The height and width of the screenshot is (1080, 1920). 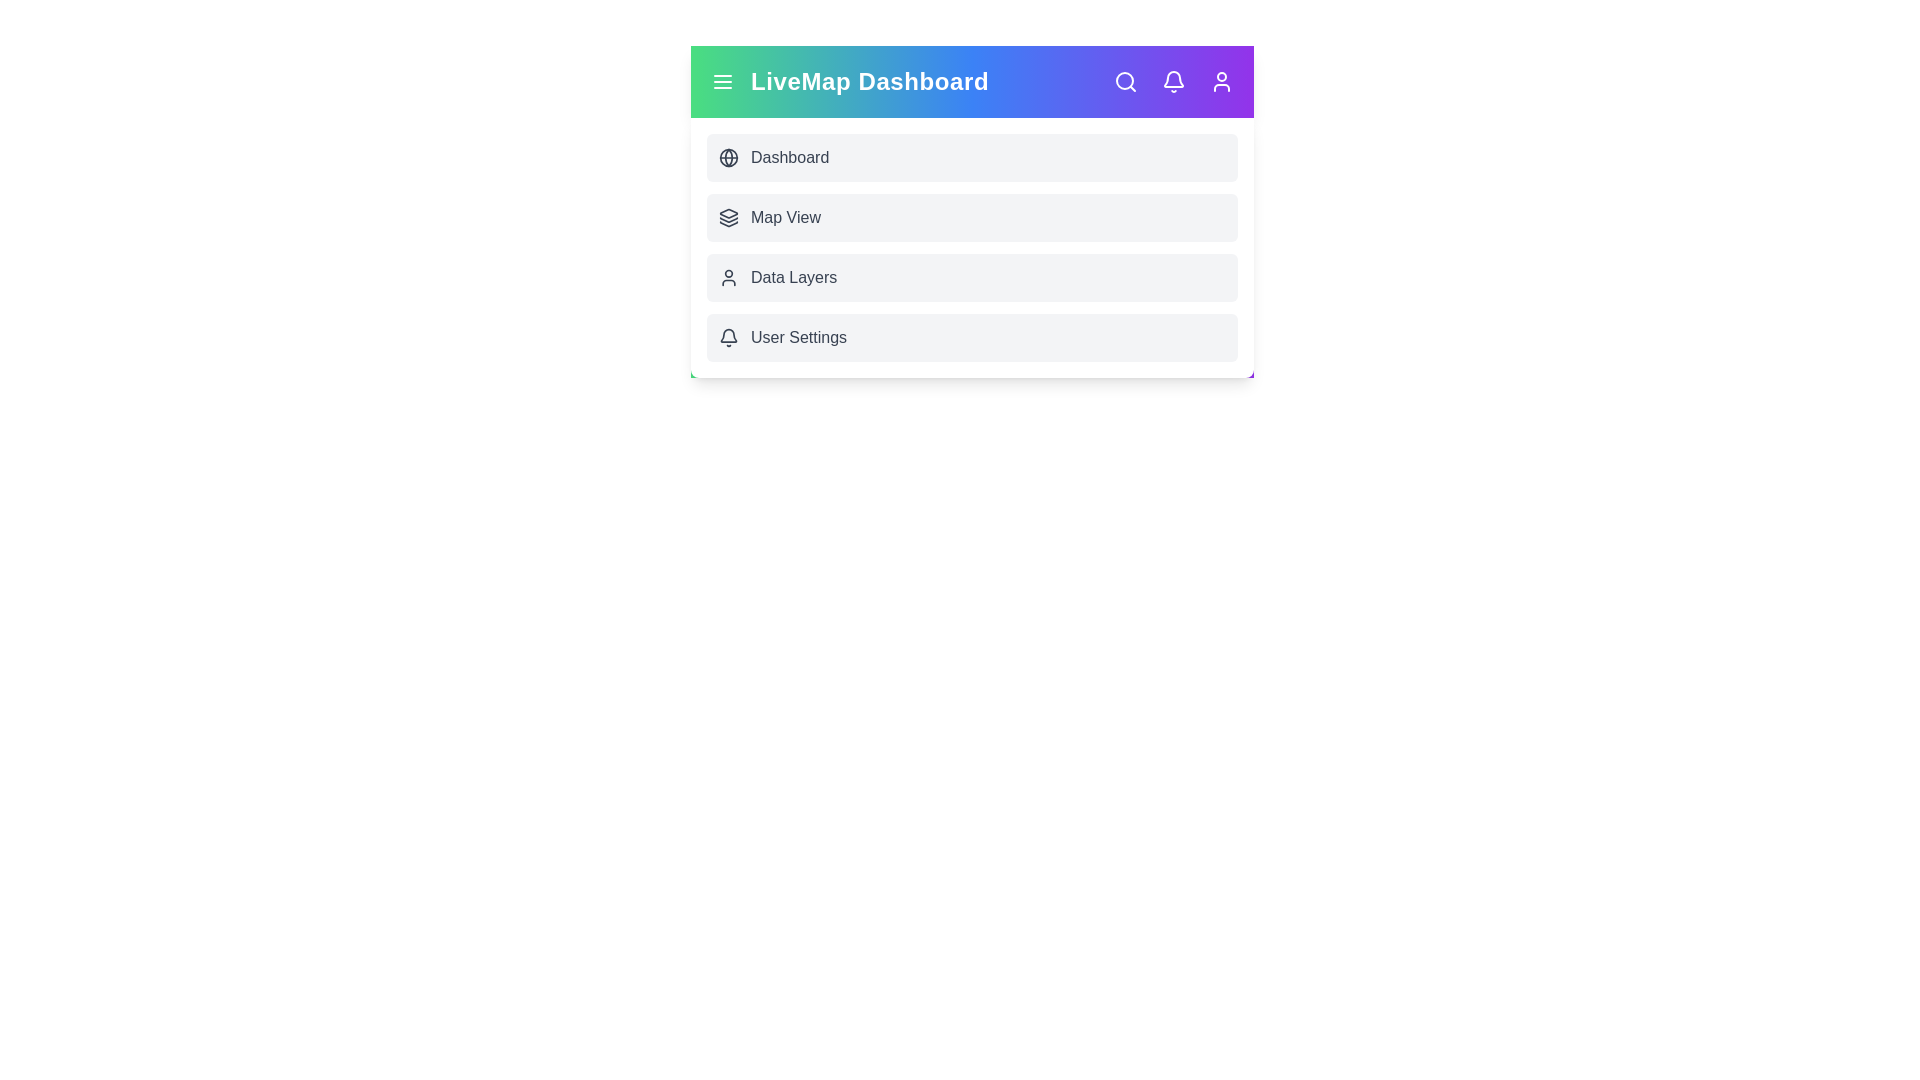 What do you see at coordinates (722, 80) in the screenshot?
I see `the interactive element Menu Icon to view its visual feedback` at bounding box center [722, 80].